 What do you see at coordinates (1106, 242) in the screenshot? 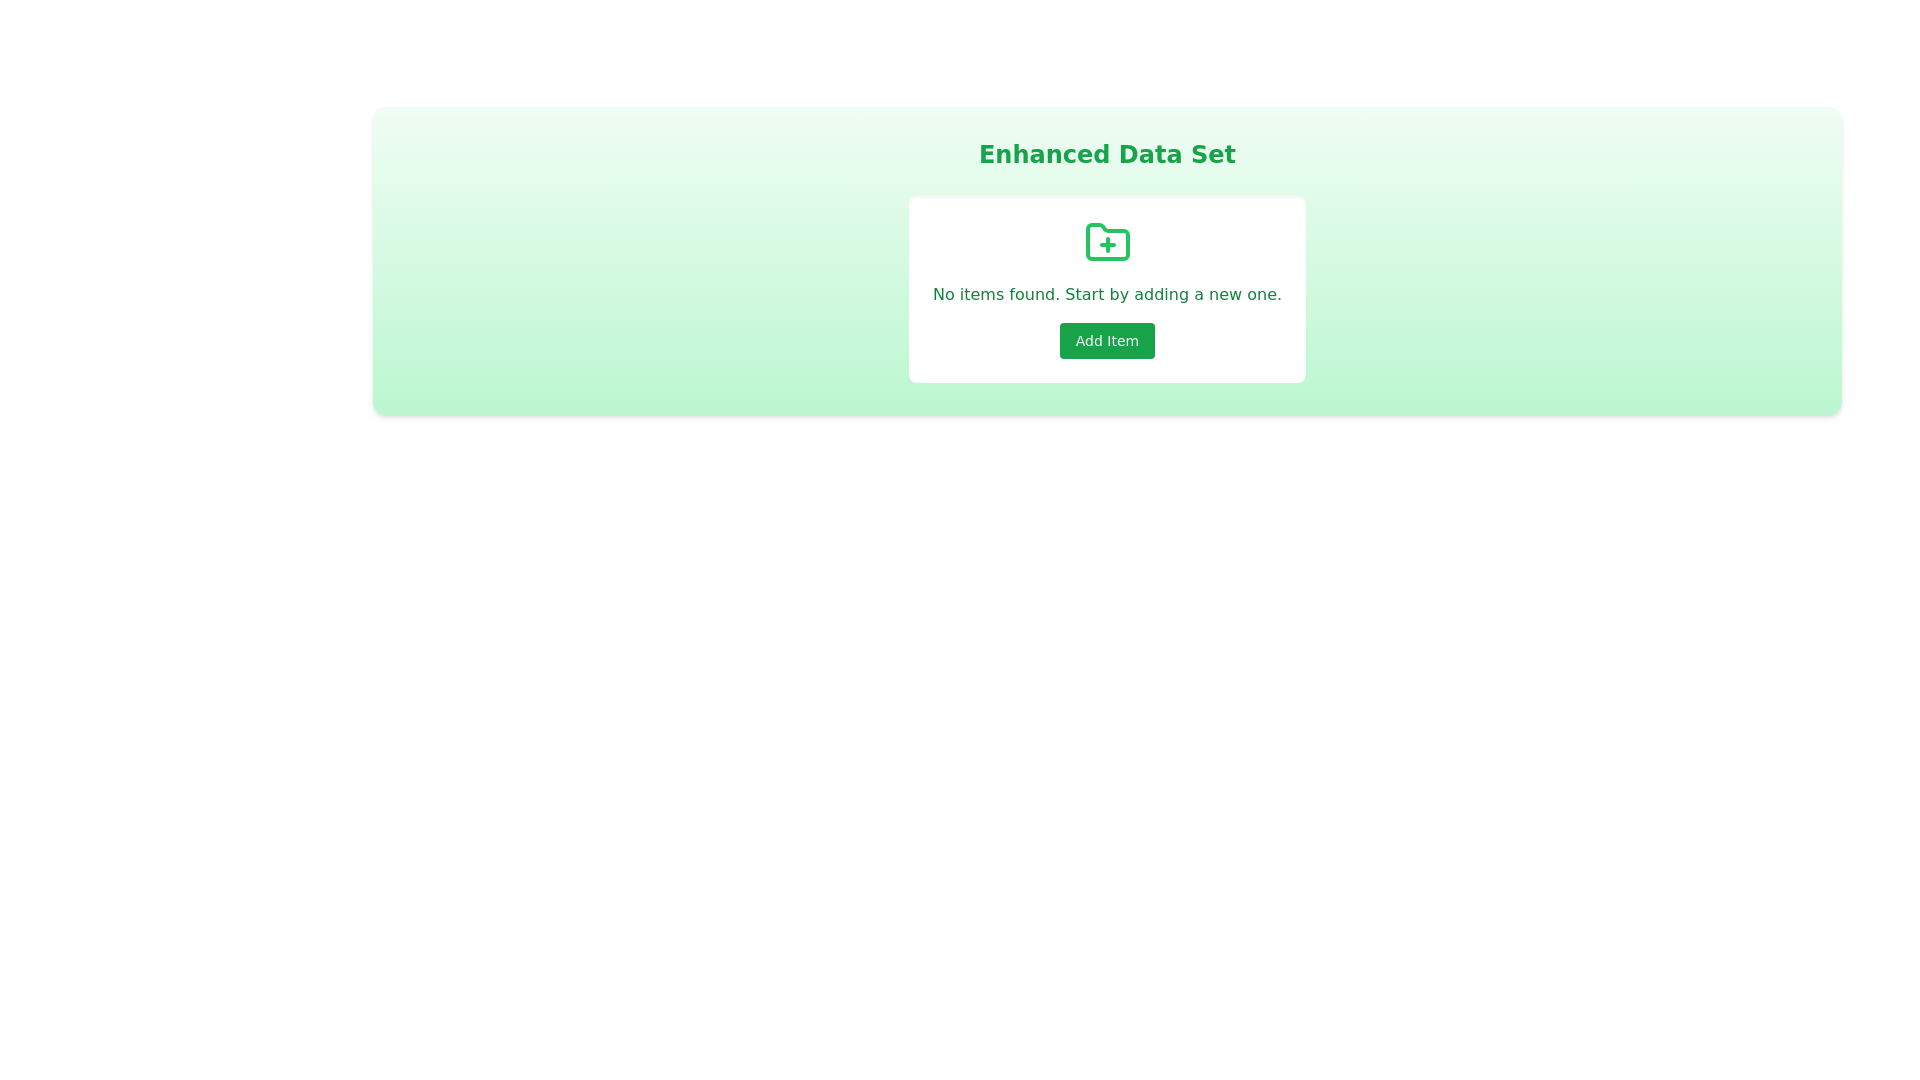
I see `the add folder icon located in the center of the panel, which is positioned above the text 'No items found. Start by adding a new one.' and directly above the 'Add Item' button` at bounding box center [1106, 242].